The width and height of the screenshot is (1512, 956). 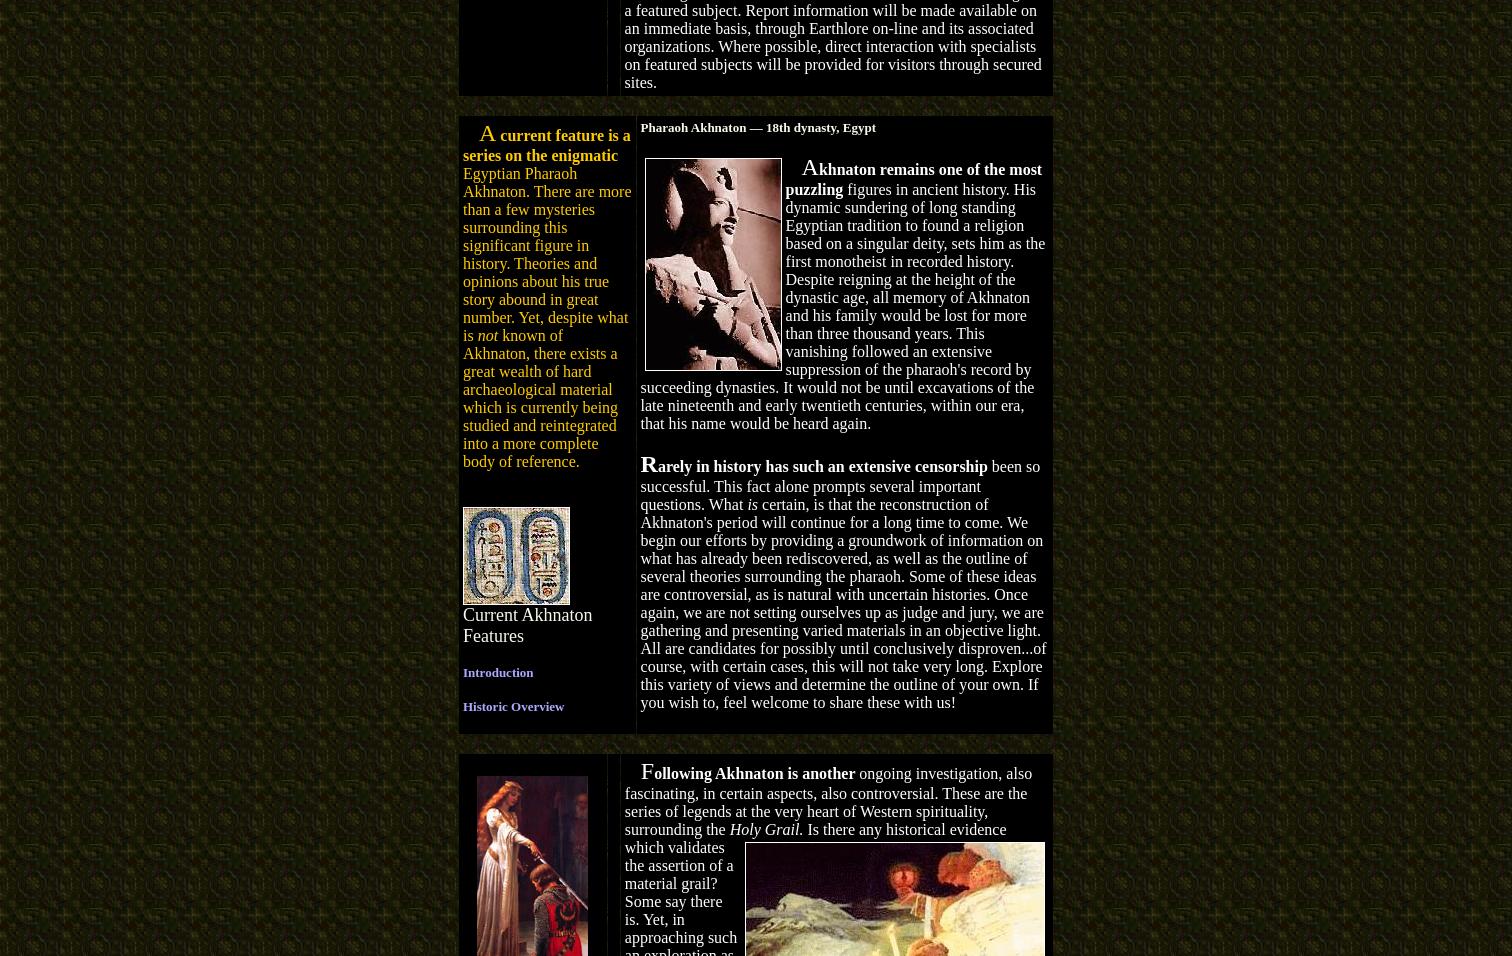 I want to click on 'ongoing investigation, also fascinating, in certain 
        aspects, also controversial. These are the series of legends at the very 
        heart of Western spirituality, surrounding the', so click(x=827, y=799).